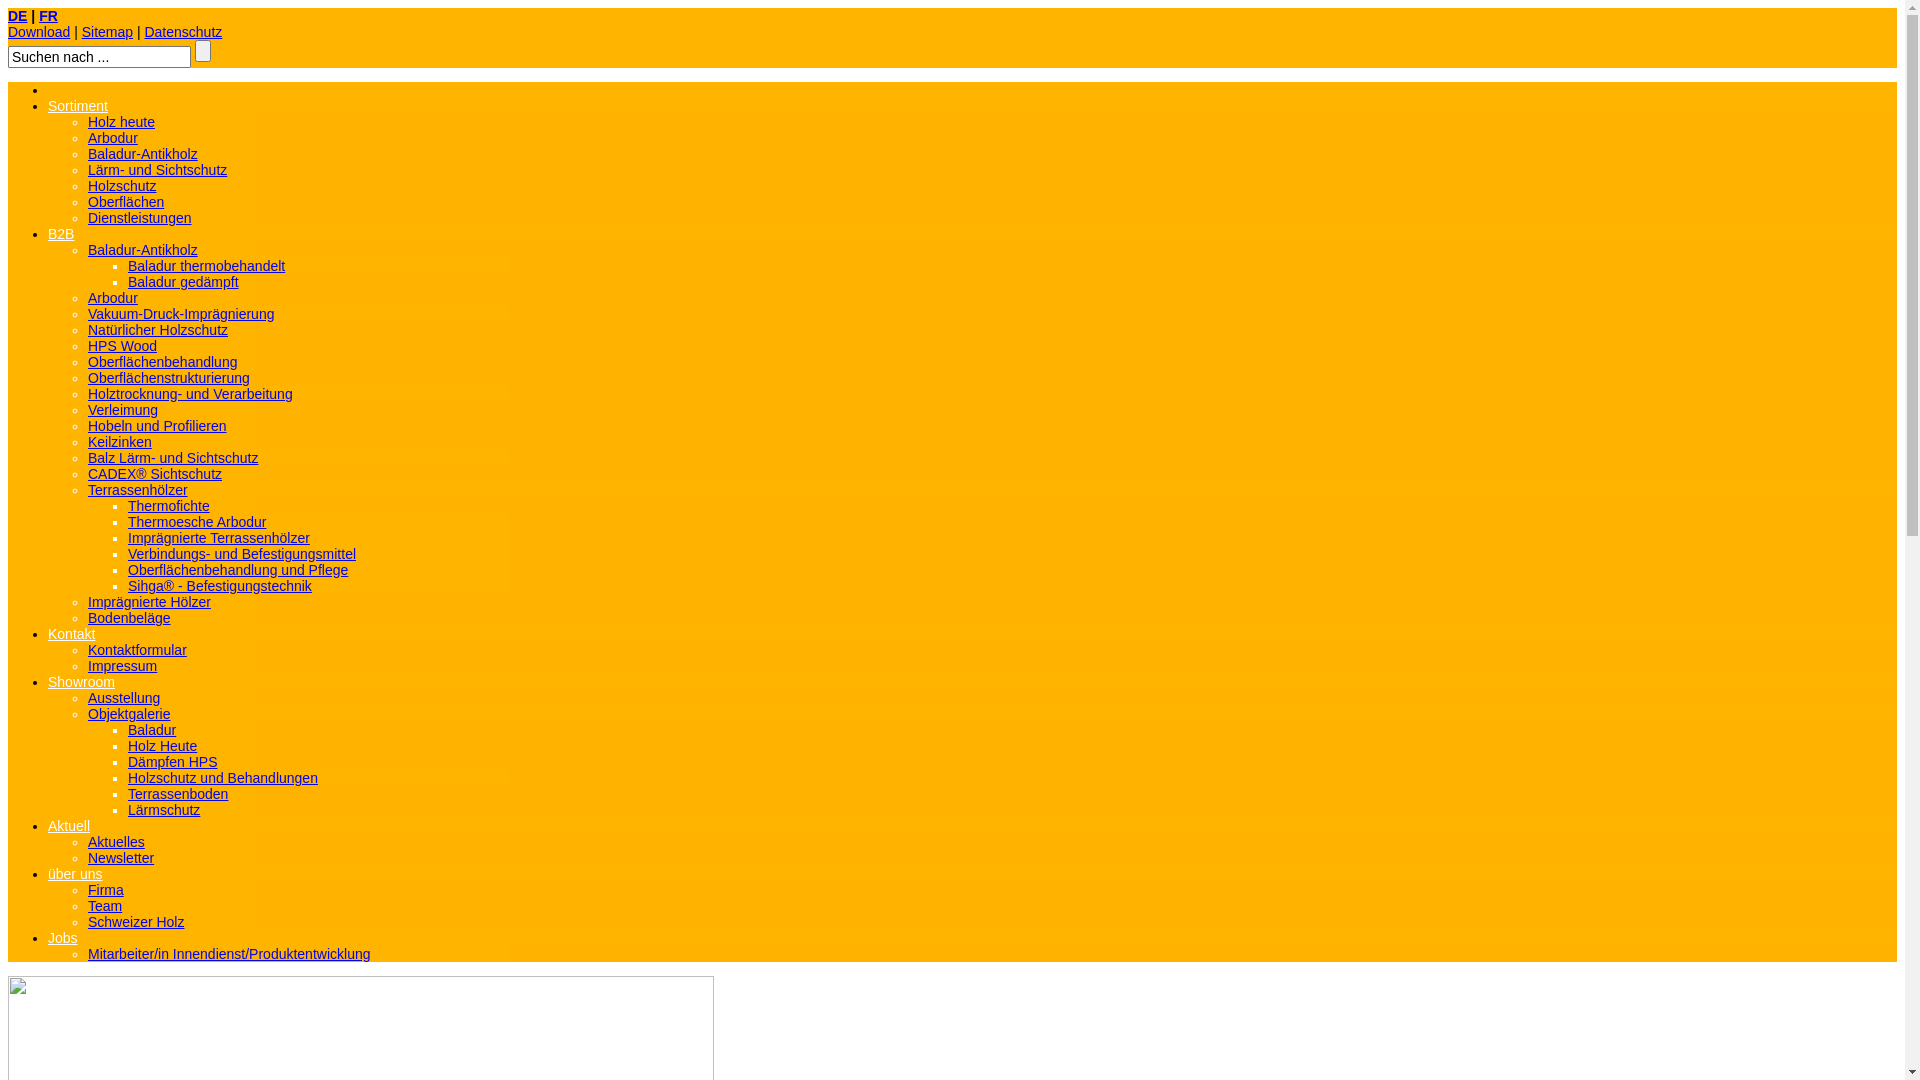  Describe the element at coordinates (86, 712) in the screenshot. I see `'Objektgalerie'` at that location.